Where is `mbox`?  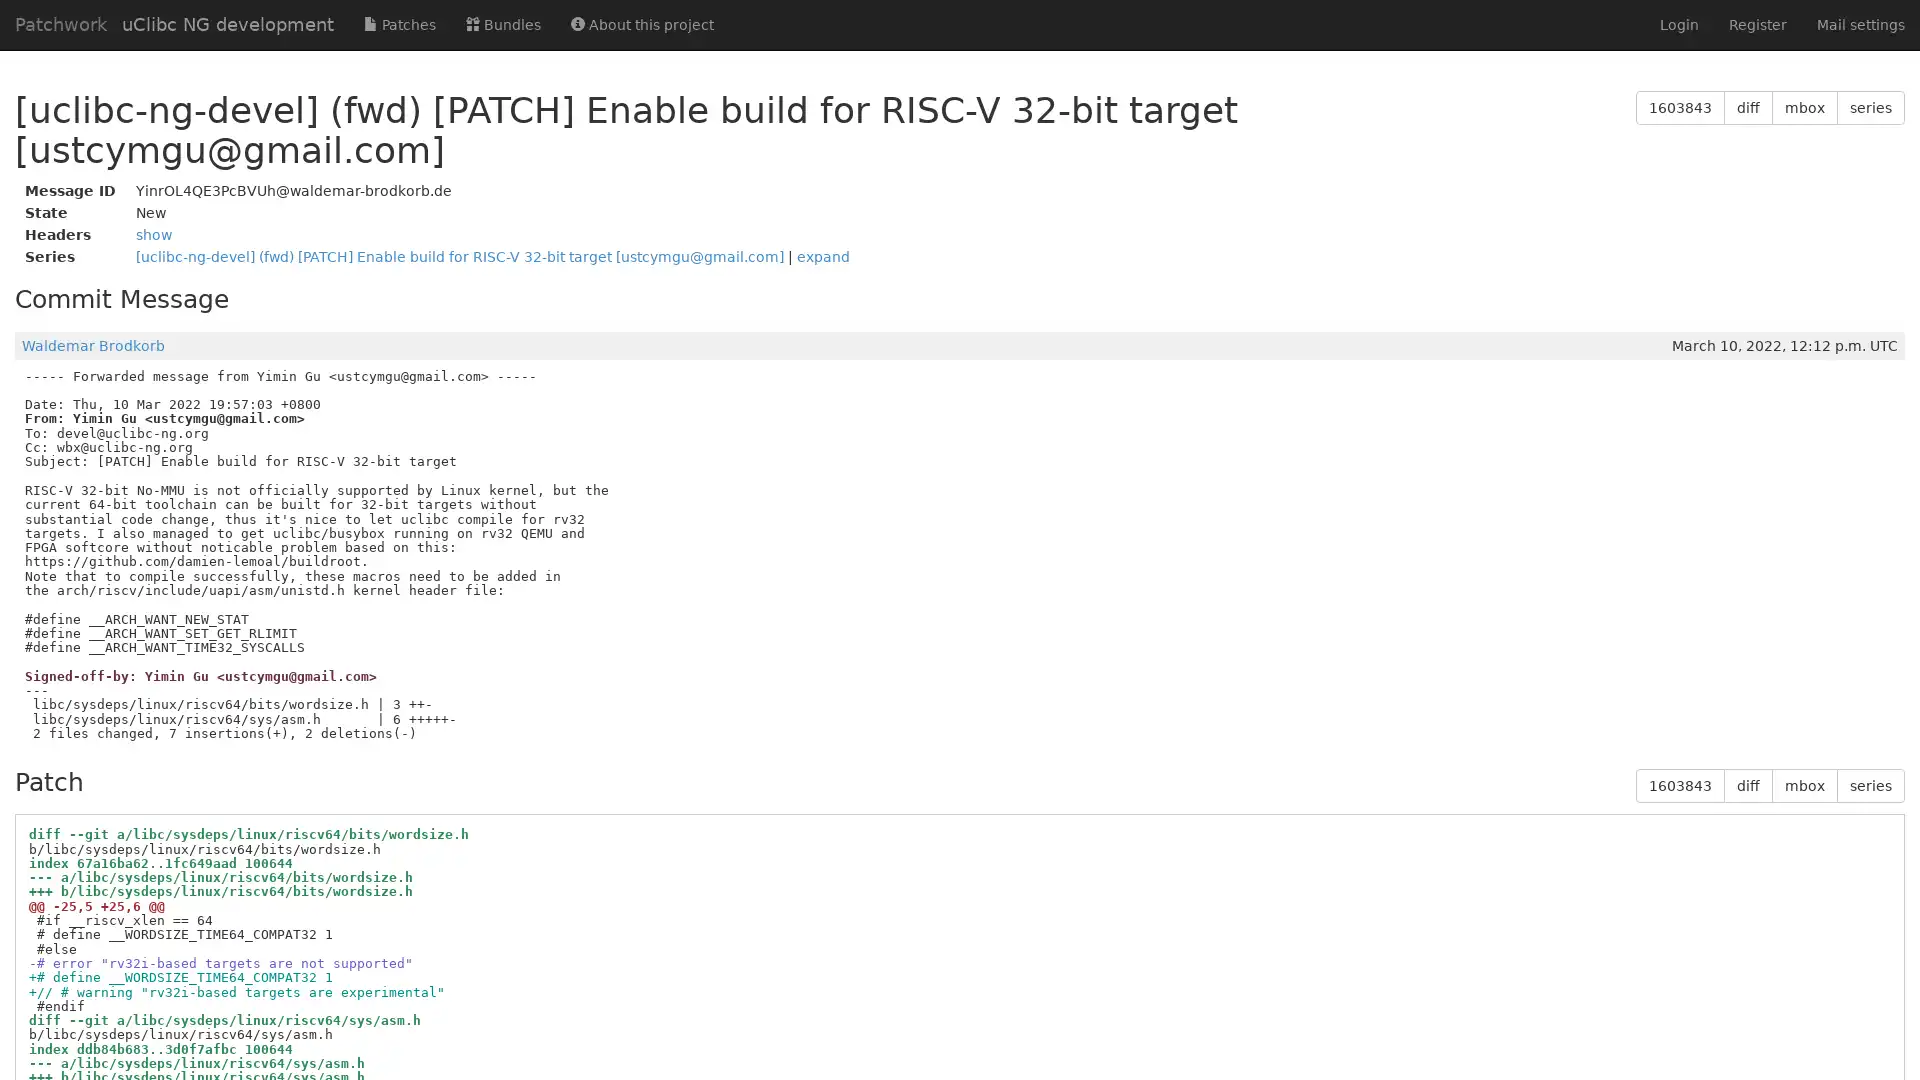 mbox is located at coordinates (1804, 784).